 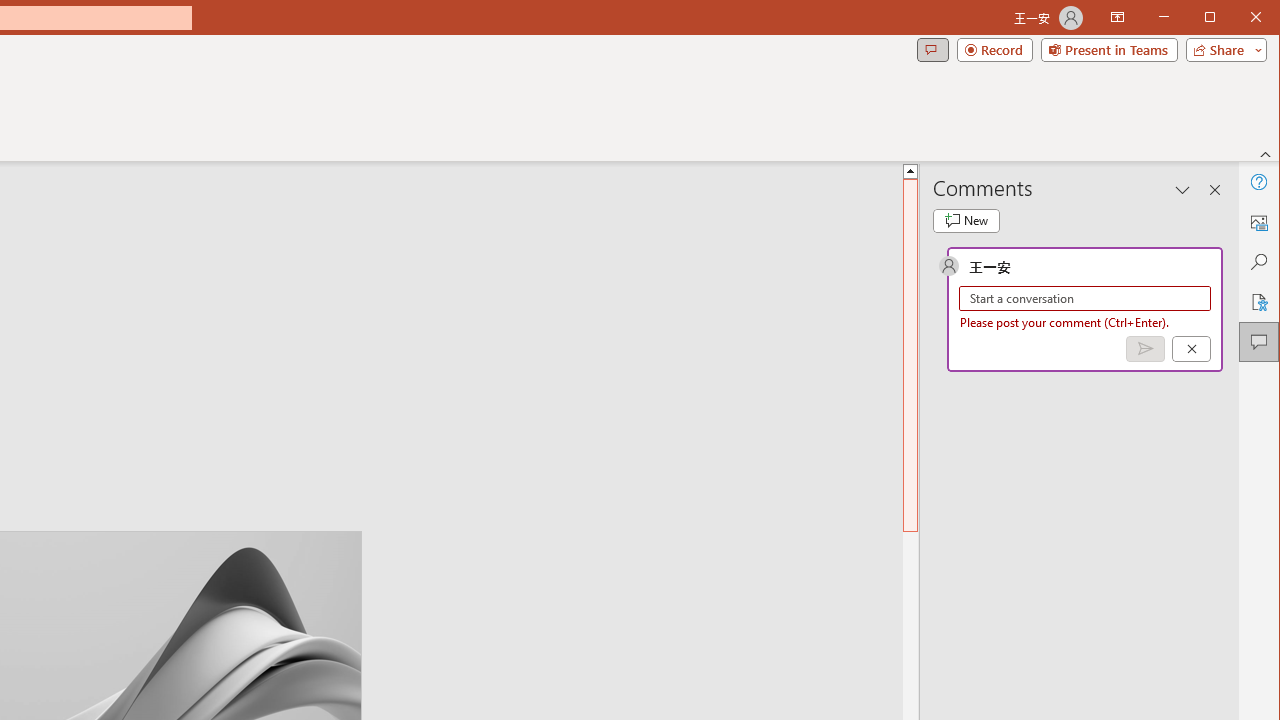 I want to click on 'Cancel', so click(x=1191, y=348).